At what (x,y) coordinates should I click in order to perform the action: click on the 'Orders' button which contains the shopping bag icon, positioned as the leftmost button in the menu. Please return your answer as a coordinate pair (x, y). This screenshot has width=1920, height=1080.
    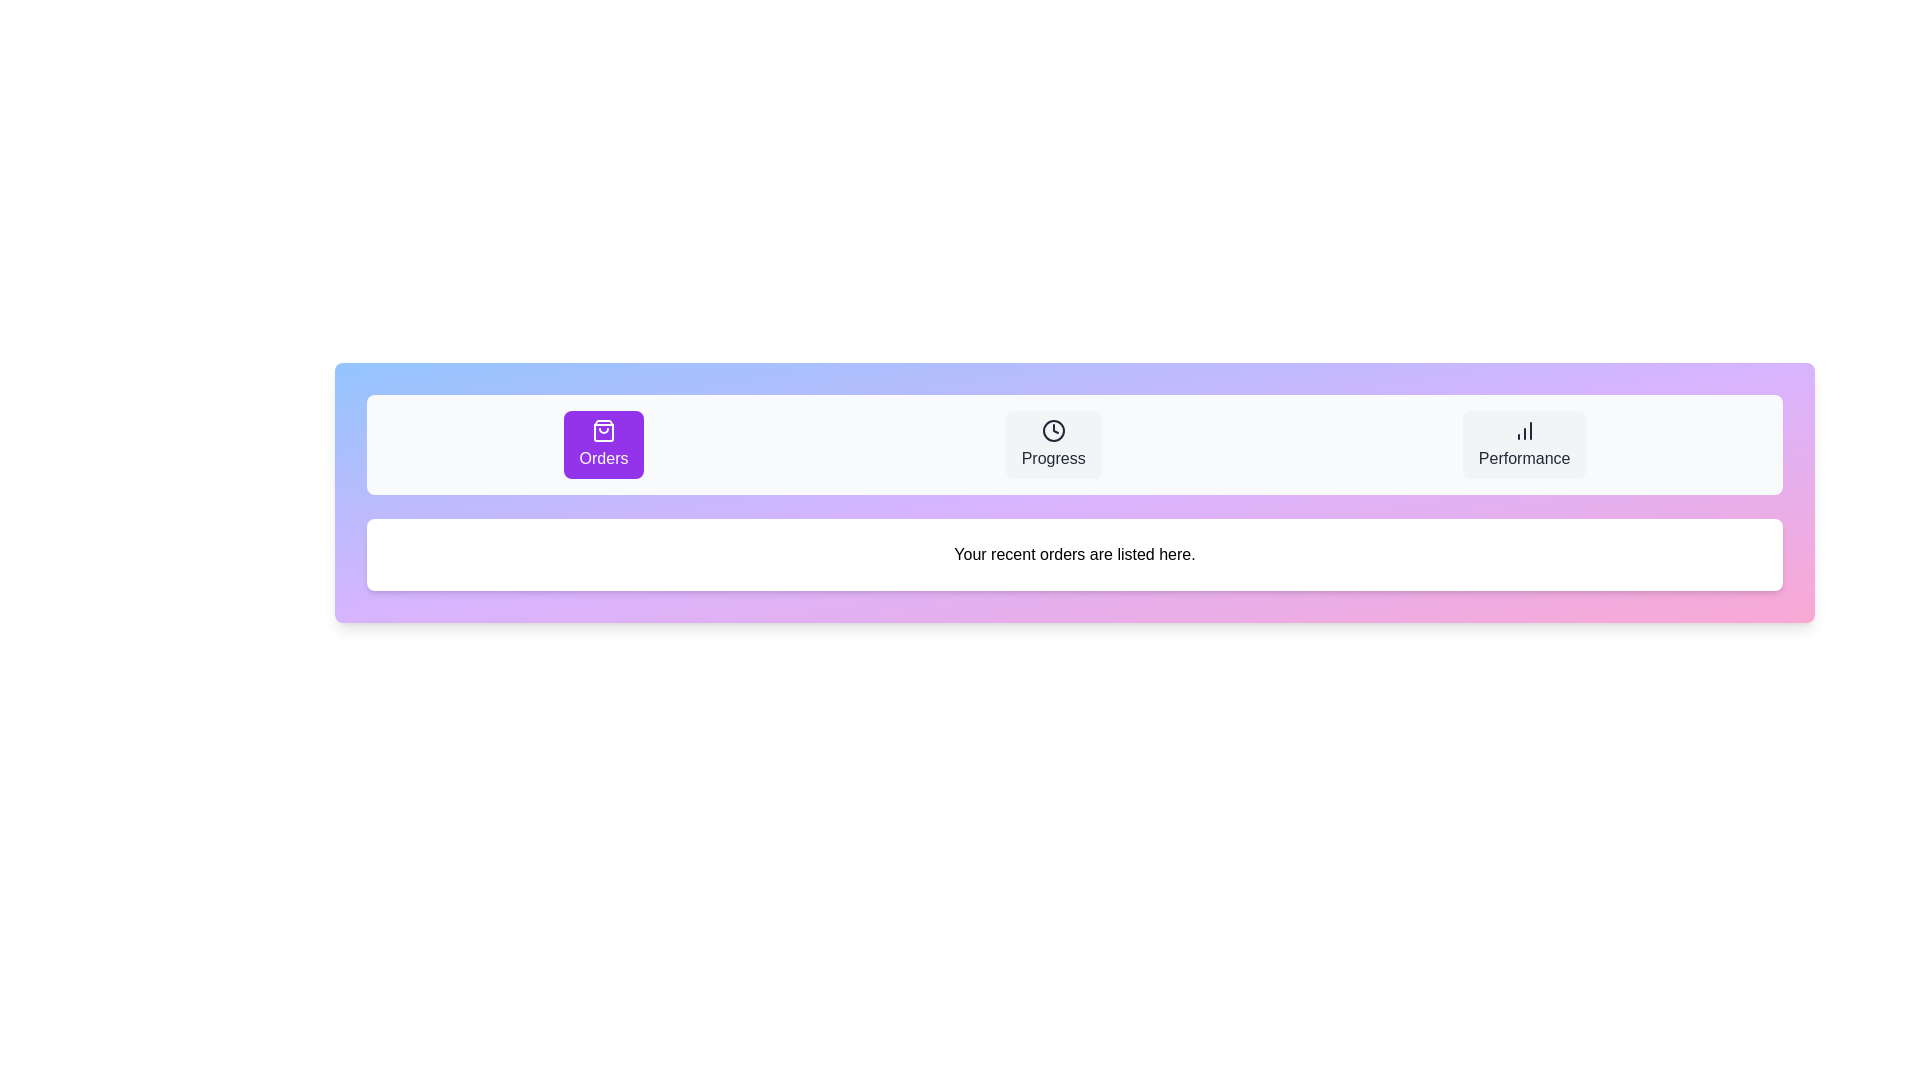
    Looking at the image, I should click on (603, 430).